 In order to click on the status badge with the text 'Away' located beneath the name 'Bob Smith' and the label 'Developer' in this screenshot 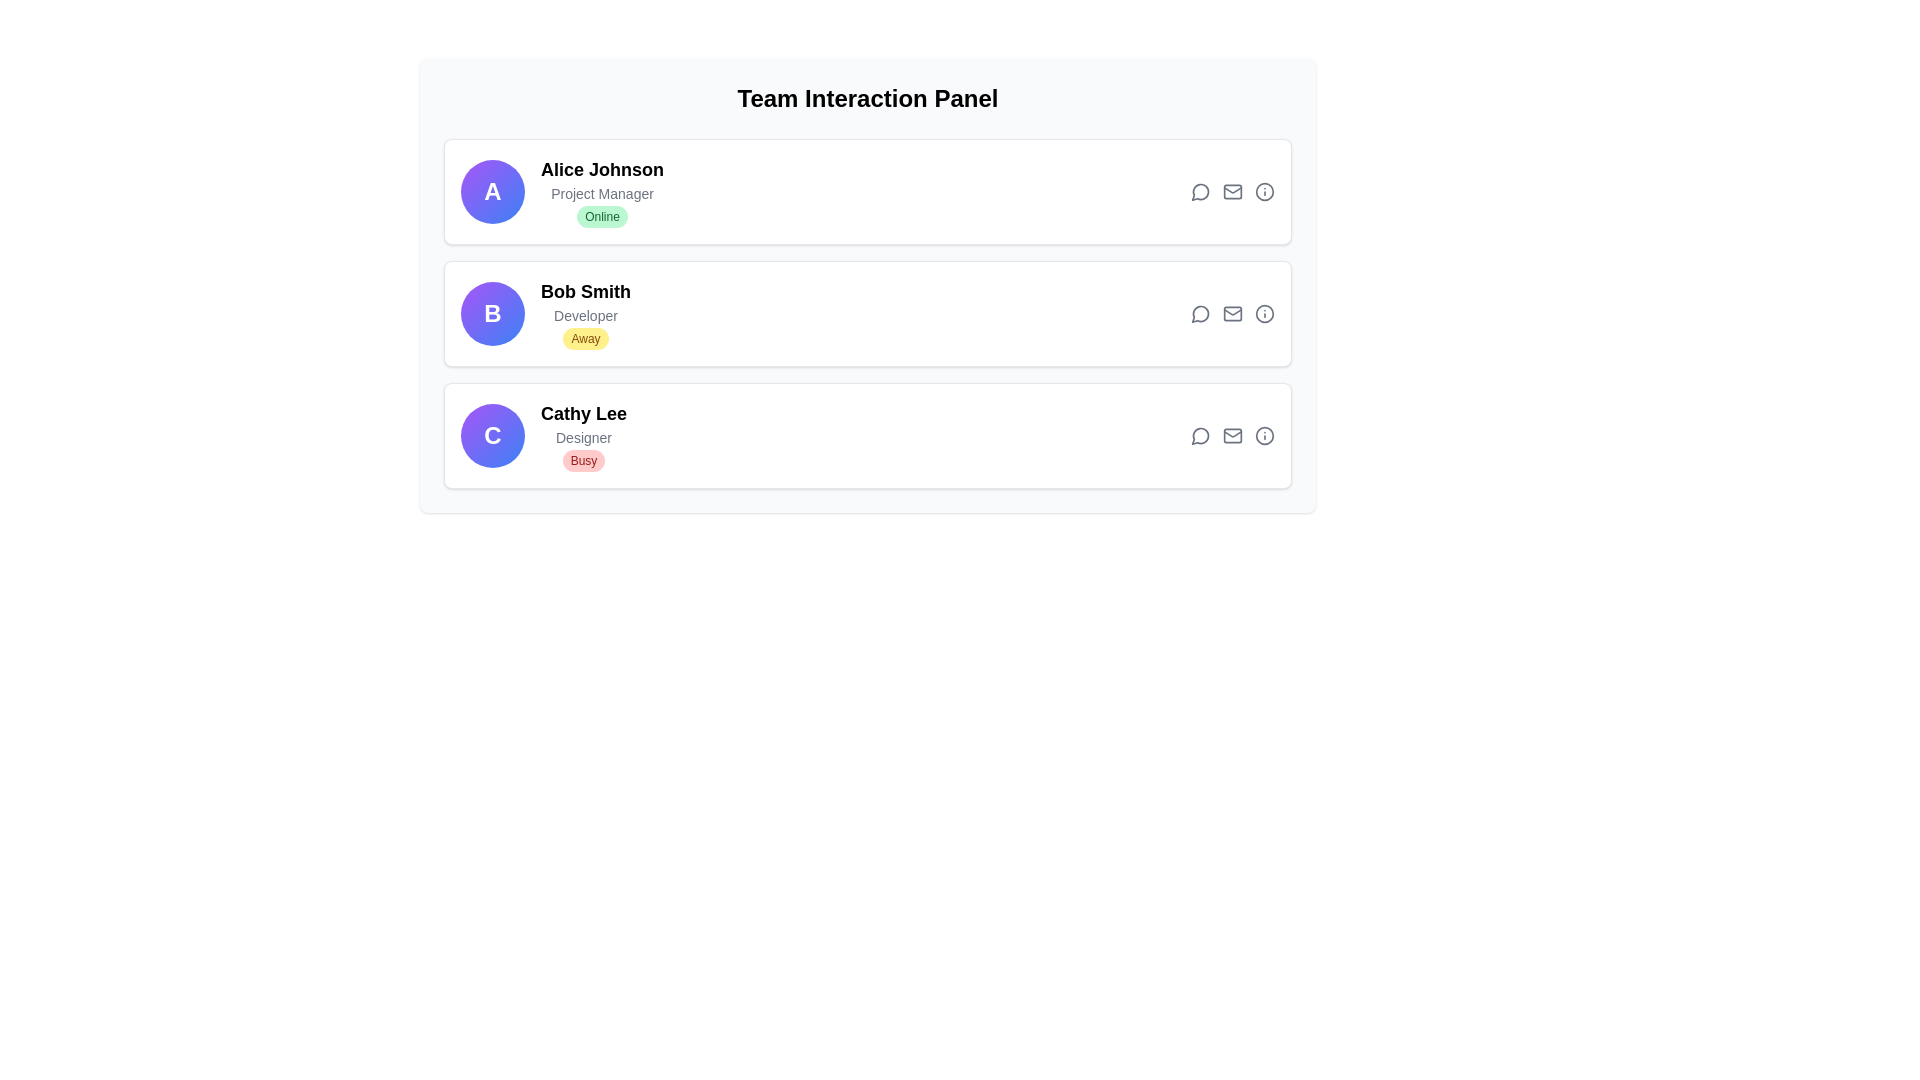, I will do `click(584, 338)`.